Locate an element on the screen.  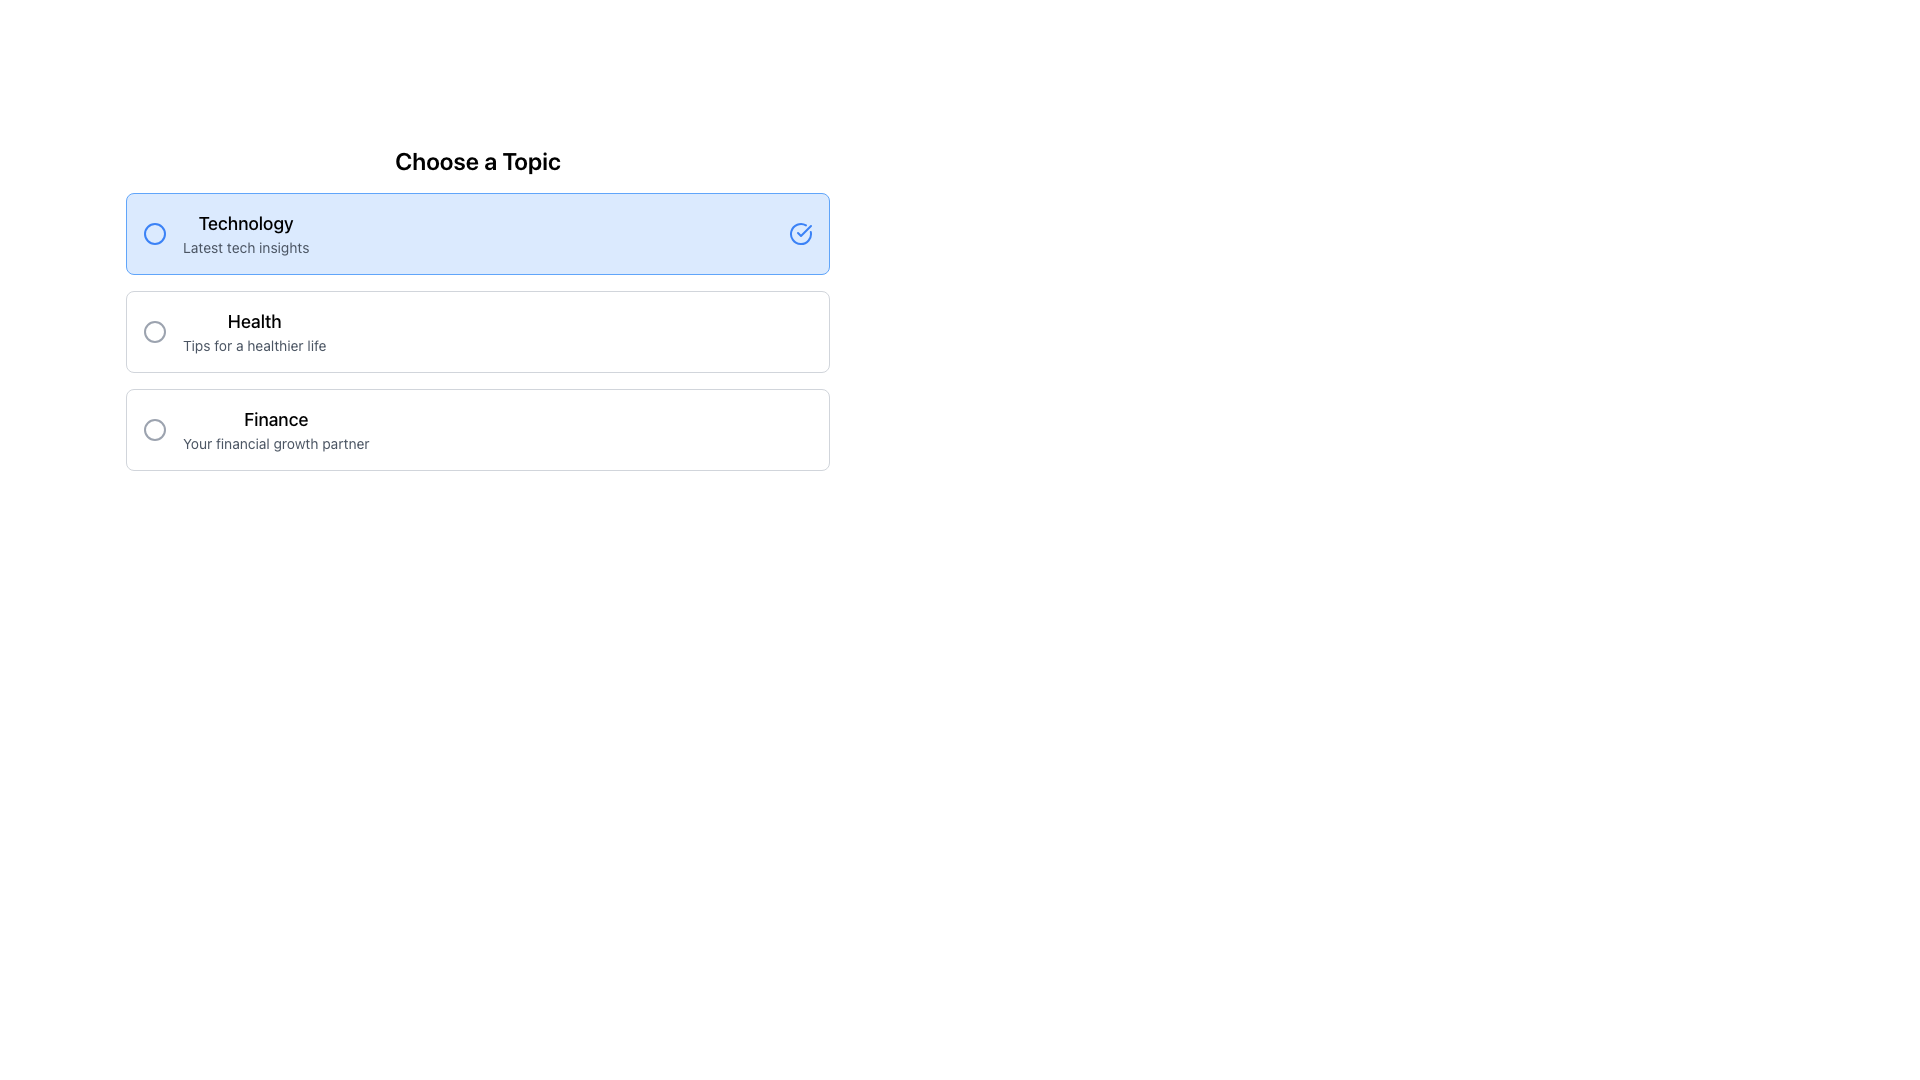
the Checkmark icon indicating the selection of the 'Technology' topic, which is positioned at the far-right end of the section labeled 'Technology Latest tech insights' is located at coordinates (801, 233).